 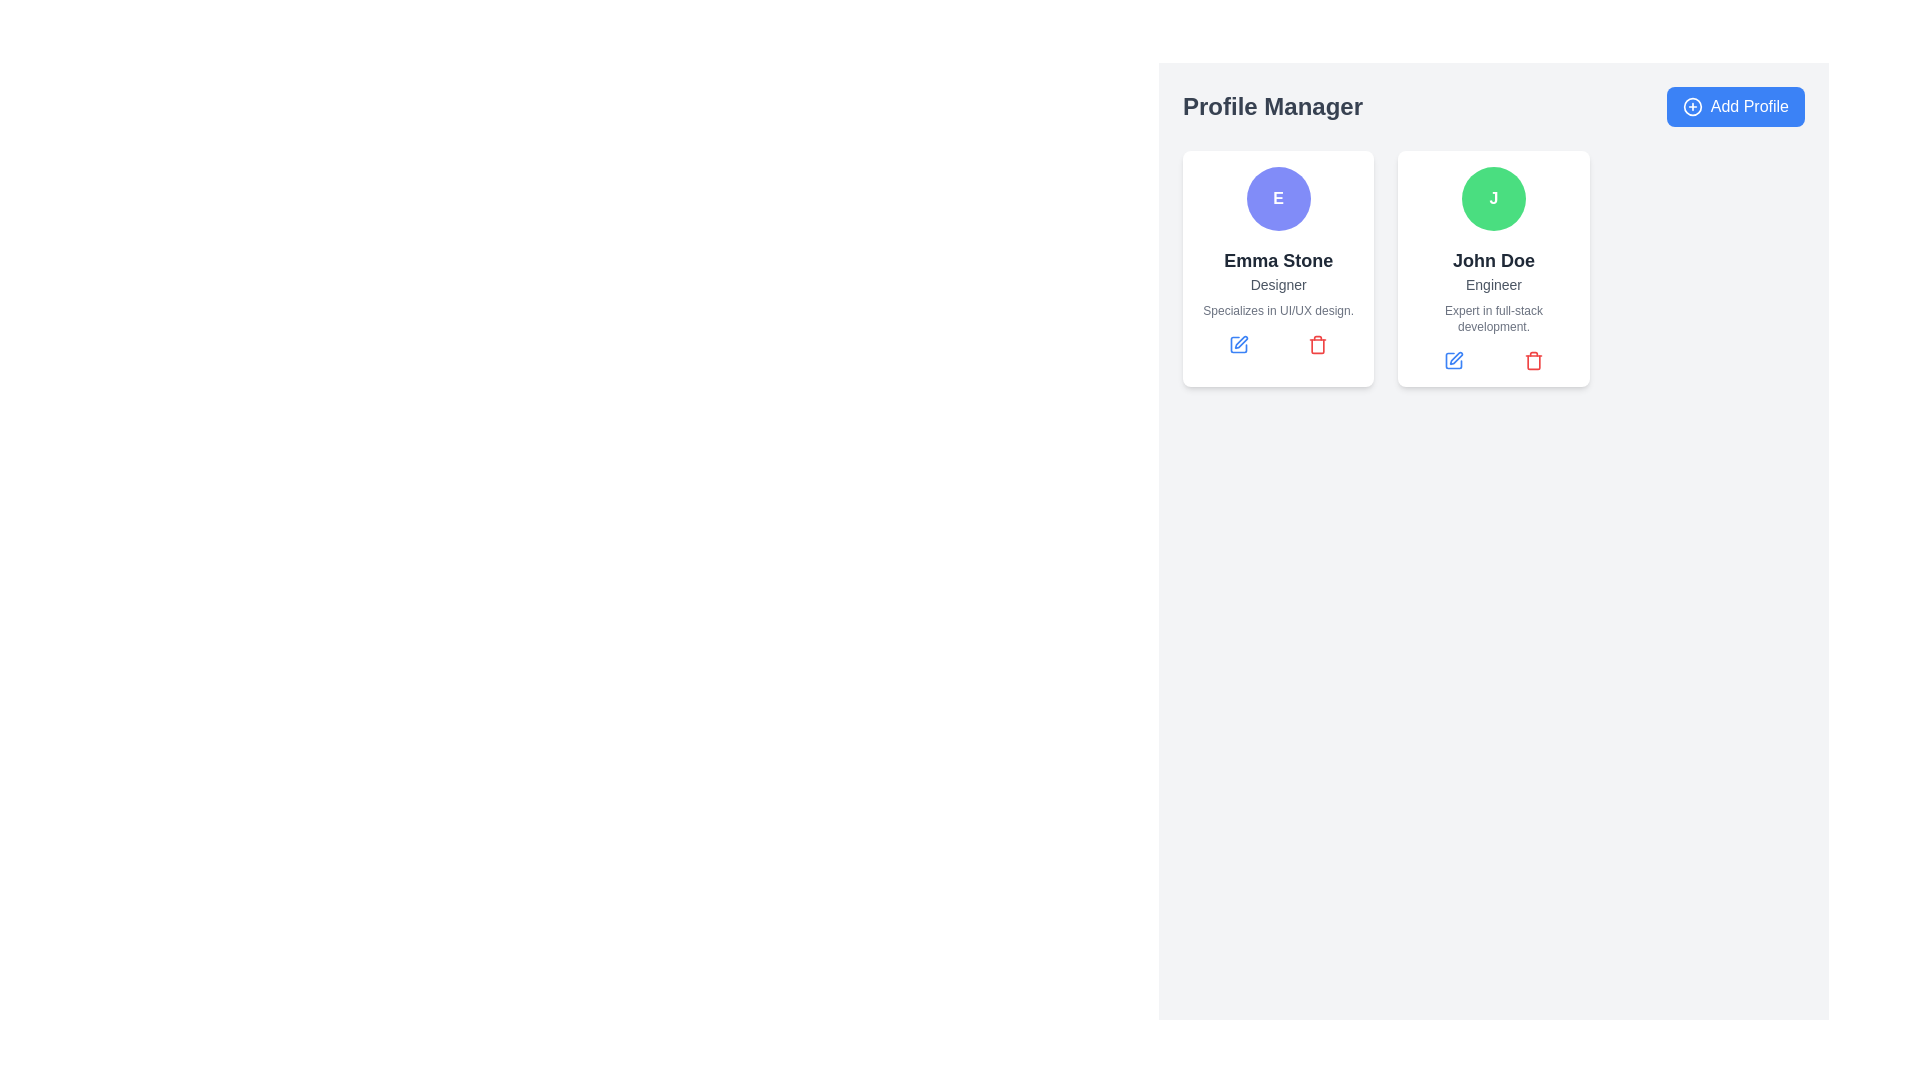 I want to click on the text label displaying 'John Doe', which is styled in bold sans-serif font and is located in the right profile card, below the profile icon 'J', so click(x=1493, y=260).